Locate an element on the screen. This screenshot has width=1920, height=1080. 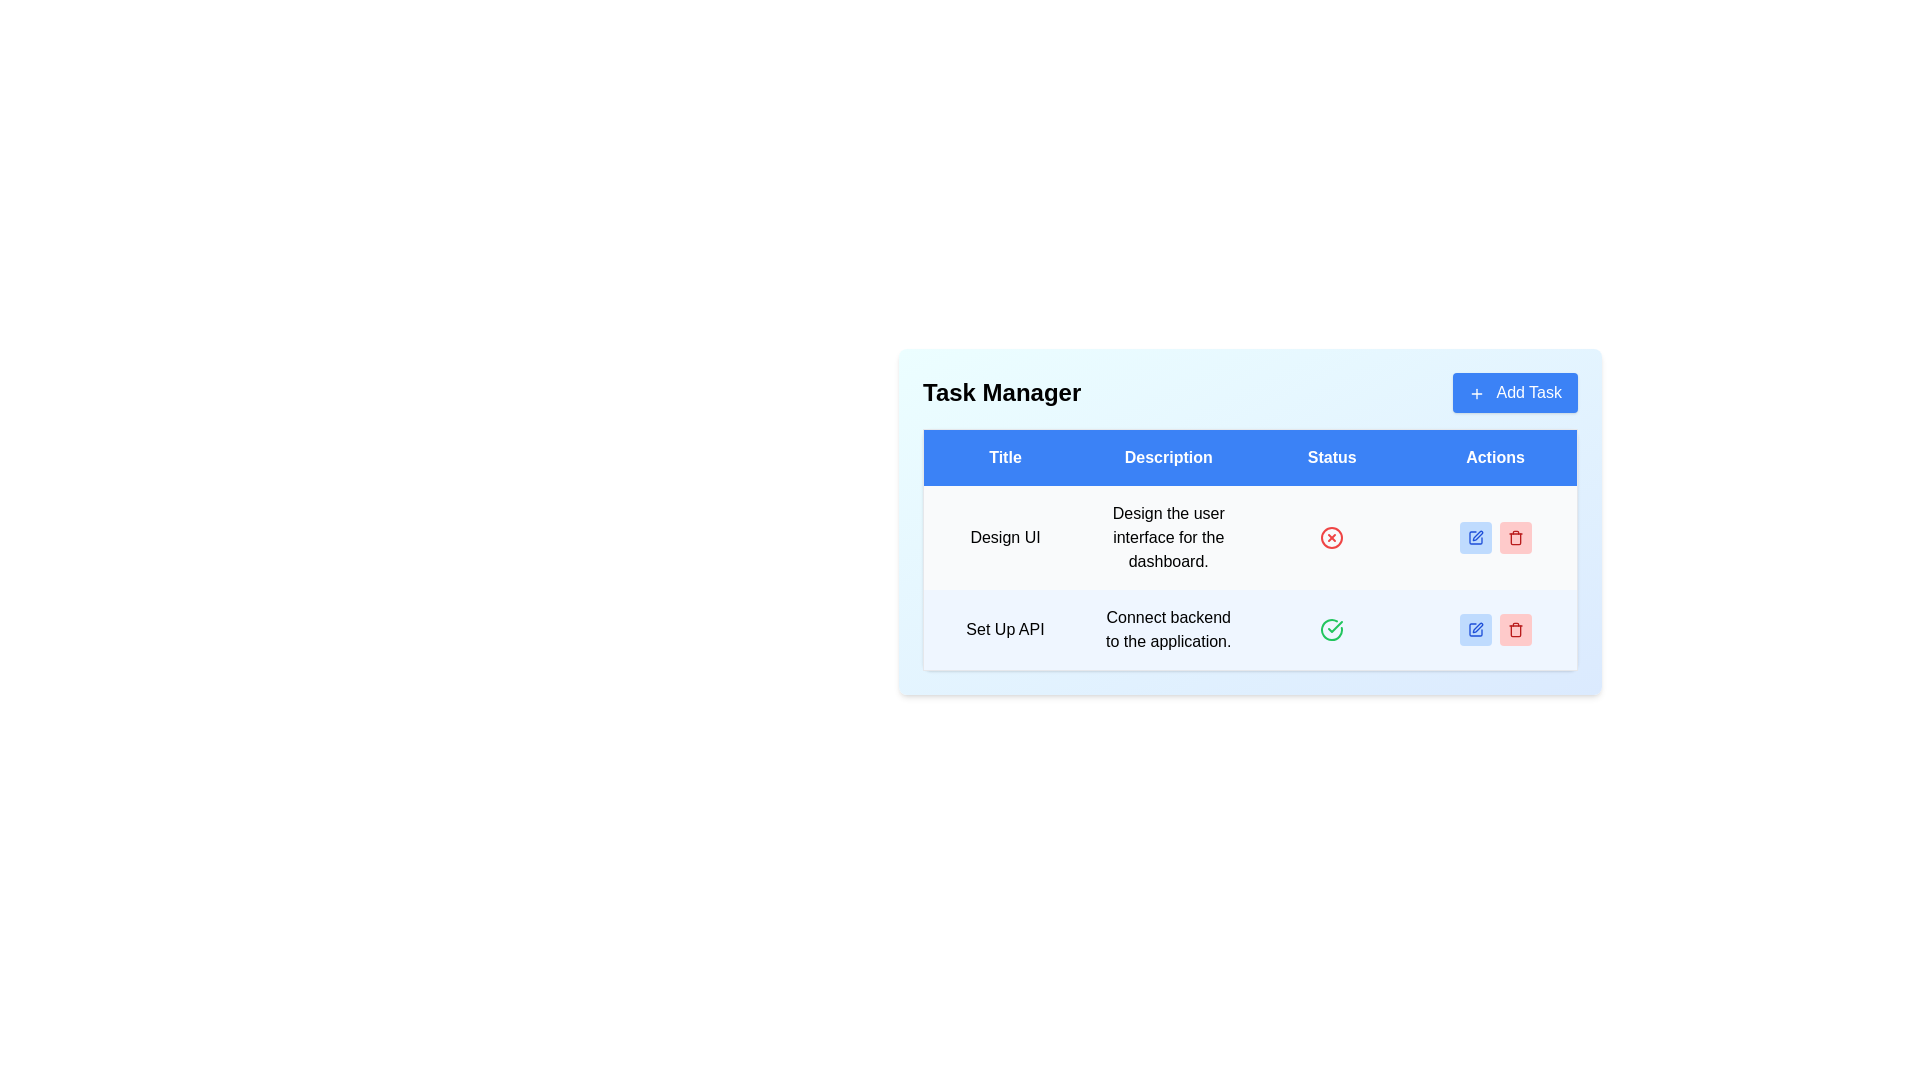
the table cell containing the text 'Connect backend to the application.' located in the second row under the 'Description' column is located at coordinates (1168, 630).